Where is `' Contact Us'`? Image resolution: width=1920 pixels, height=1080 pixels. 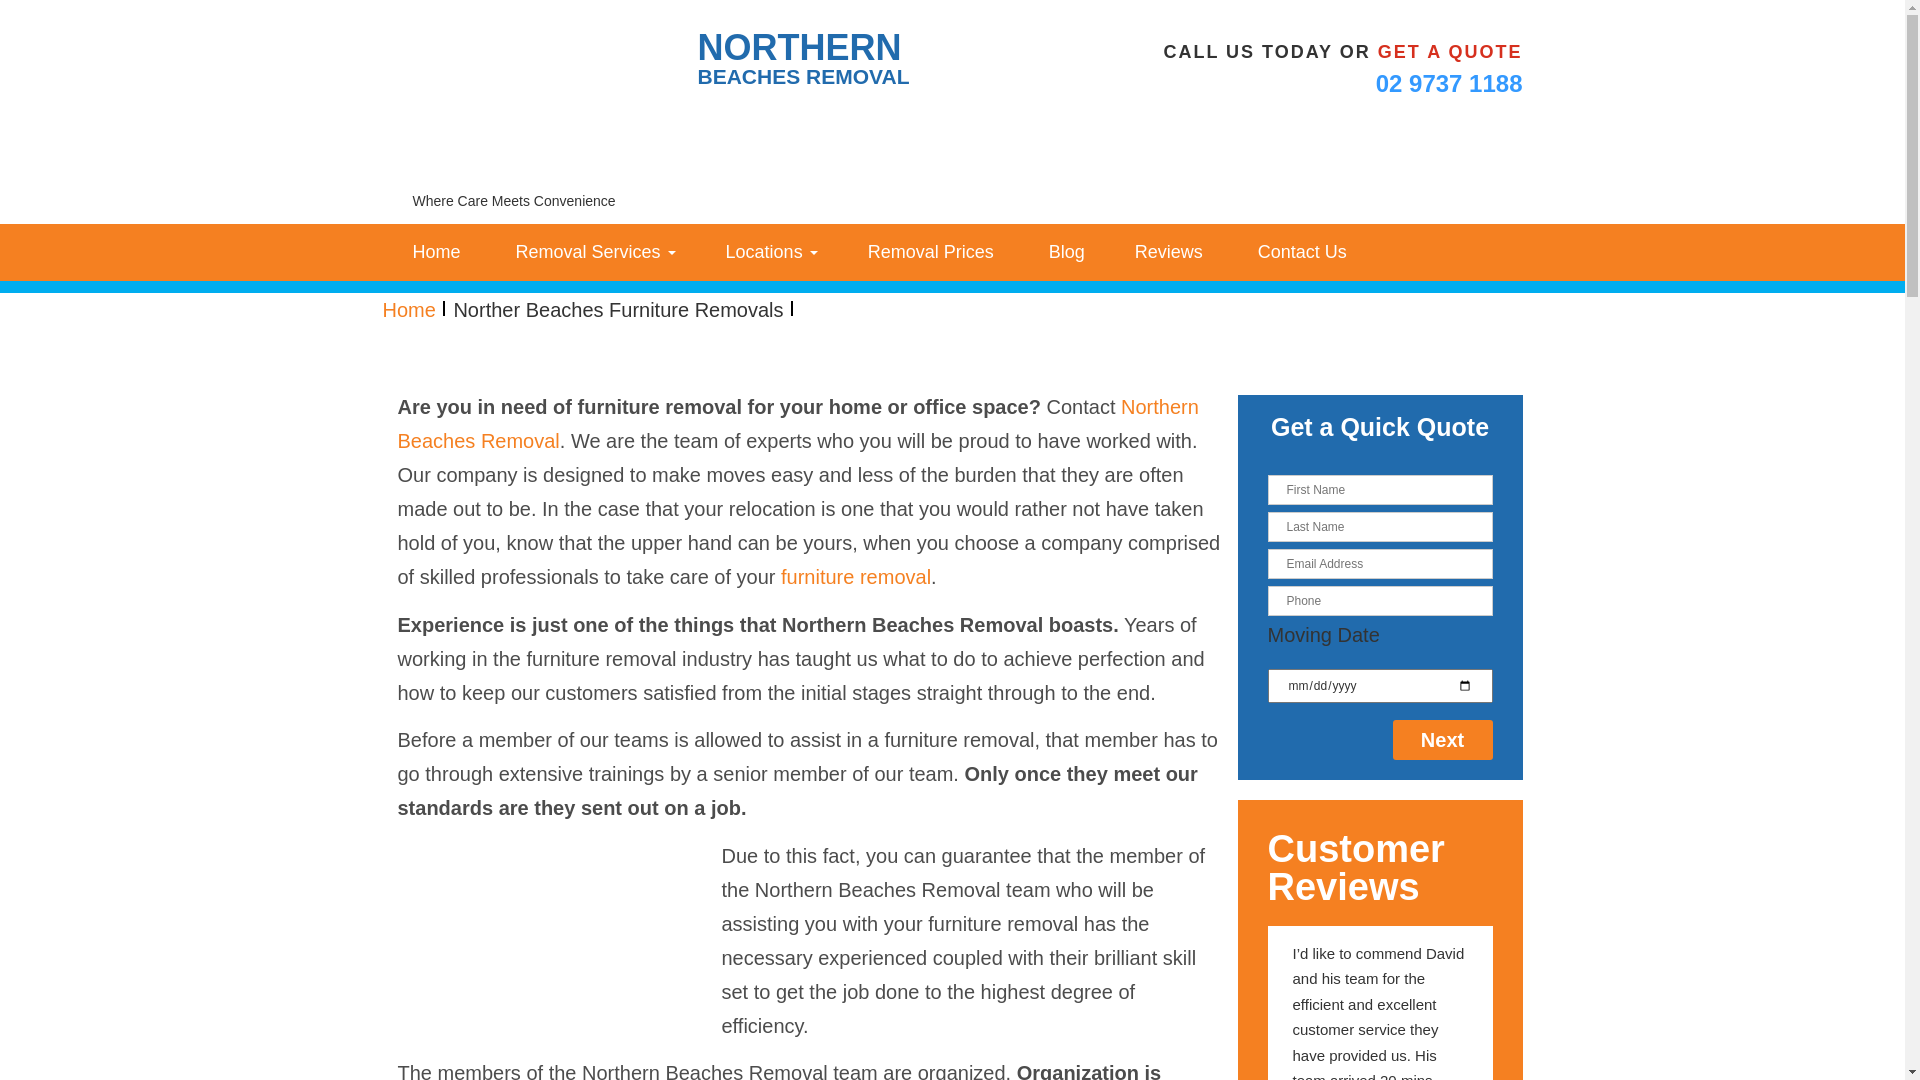 ' Contact Us' is located at coordinates (1300, 251).